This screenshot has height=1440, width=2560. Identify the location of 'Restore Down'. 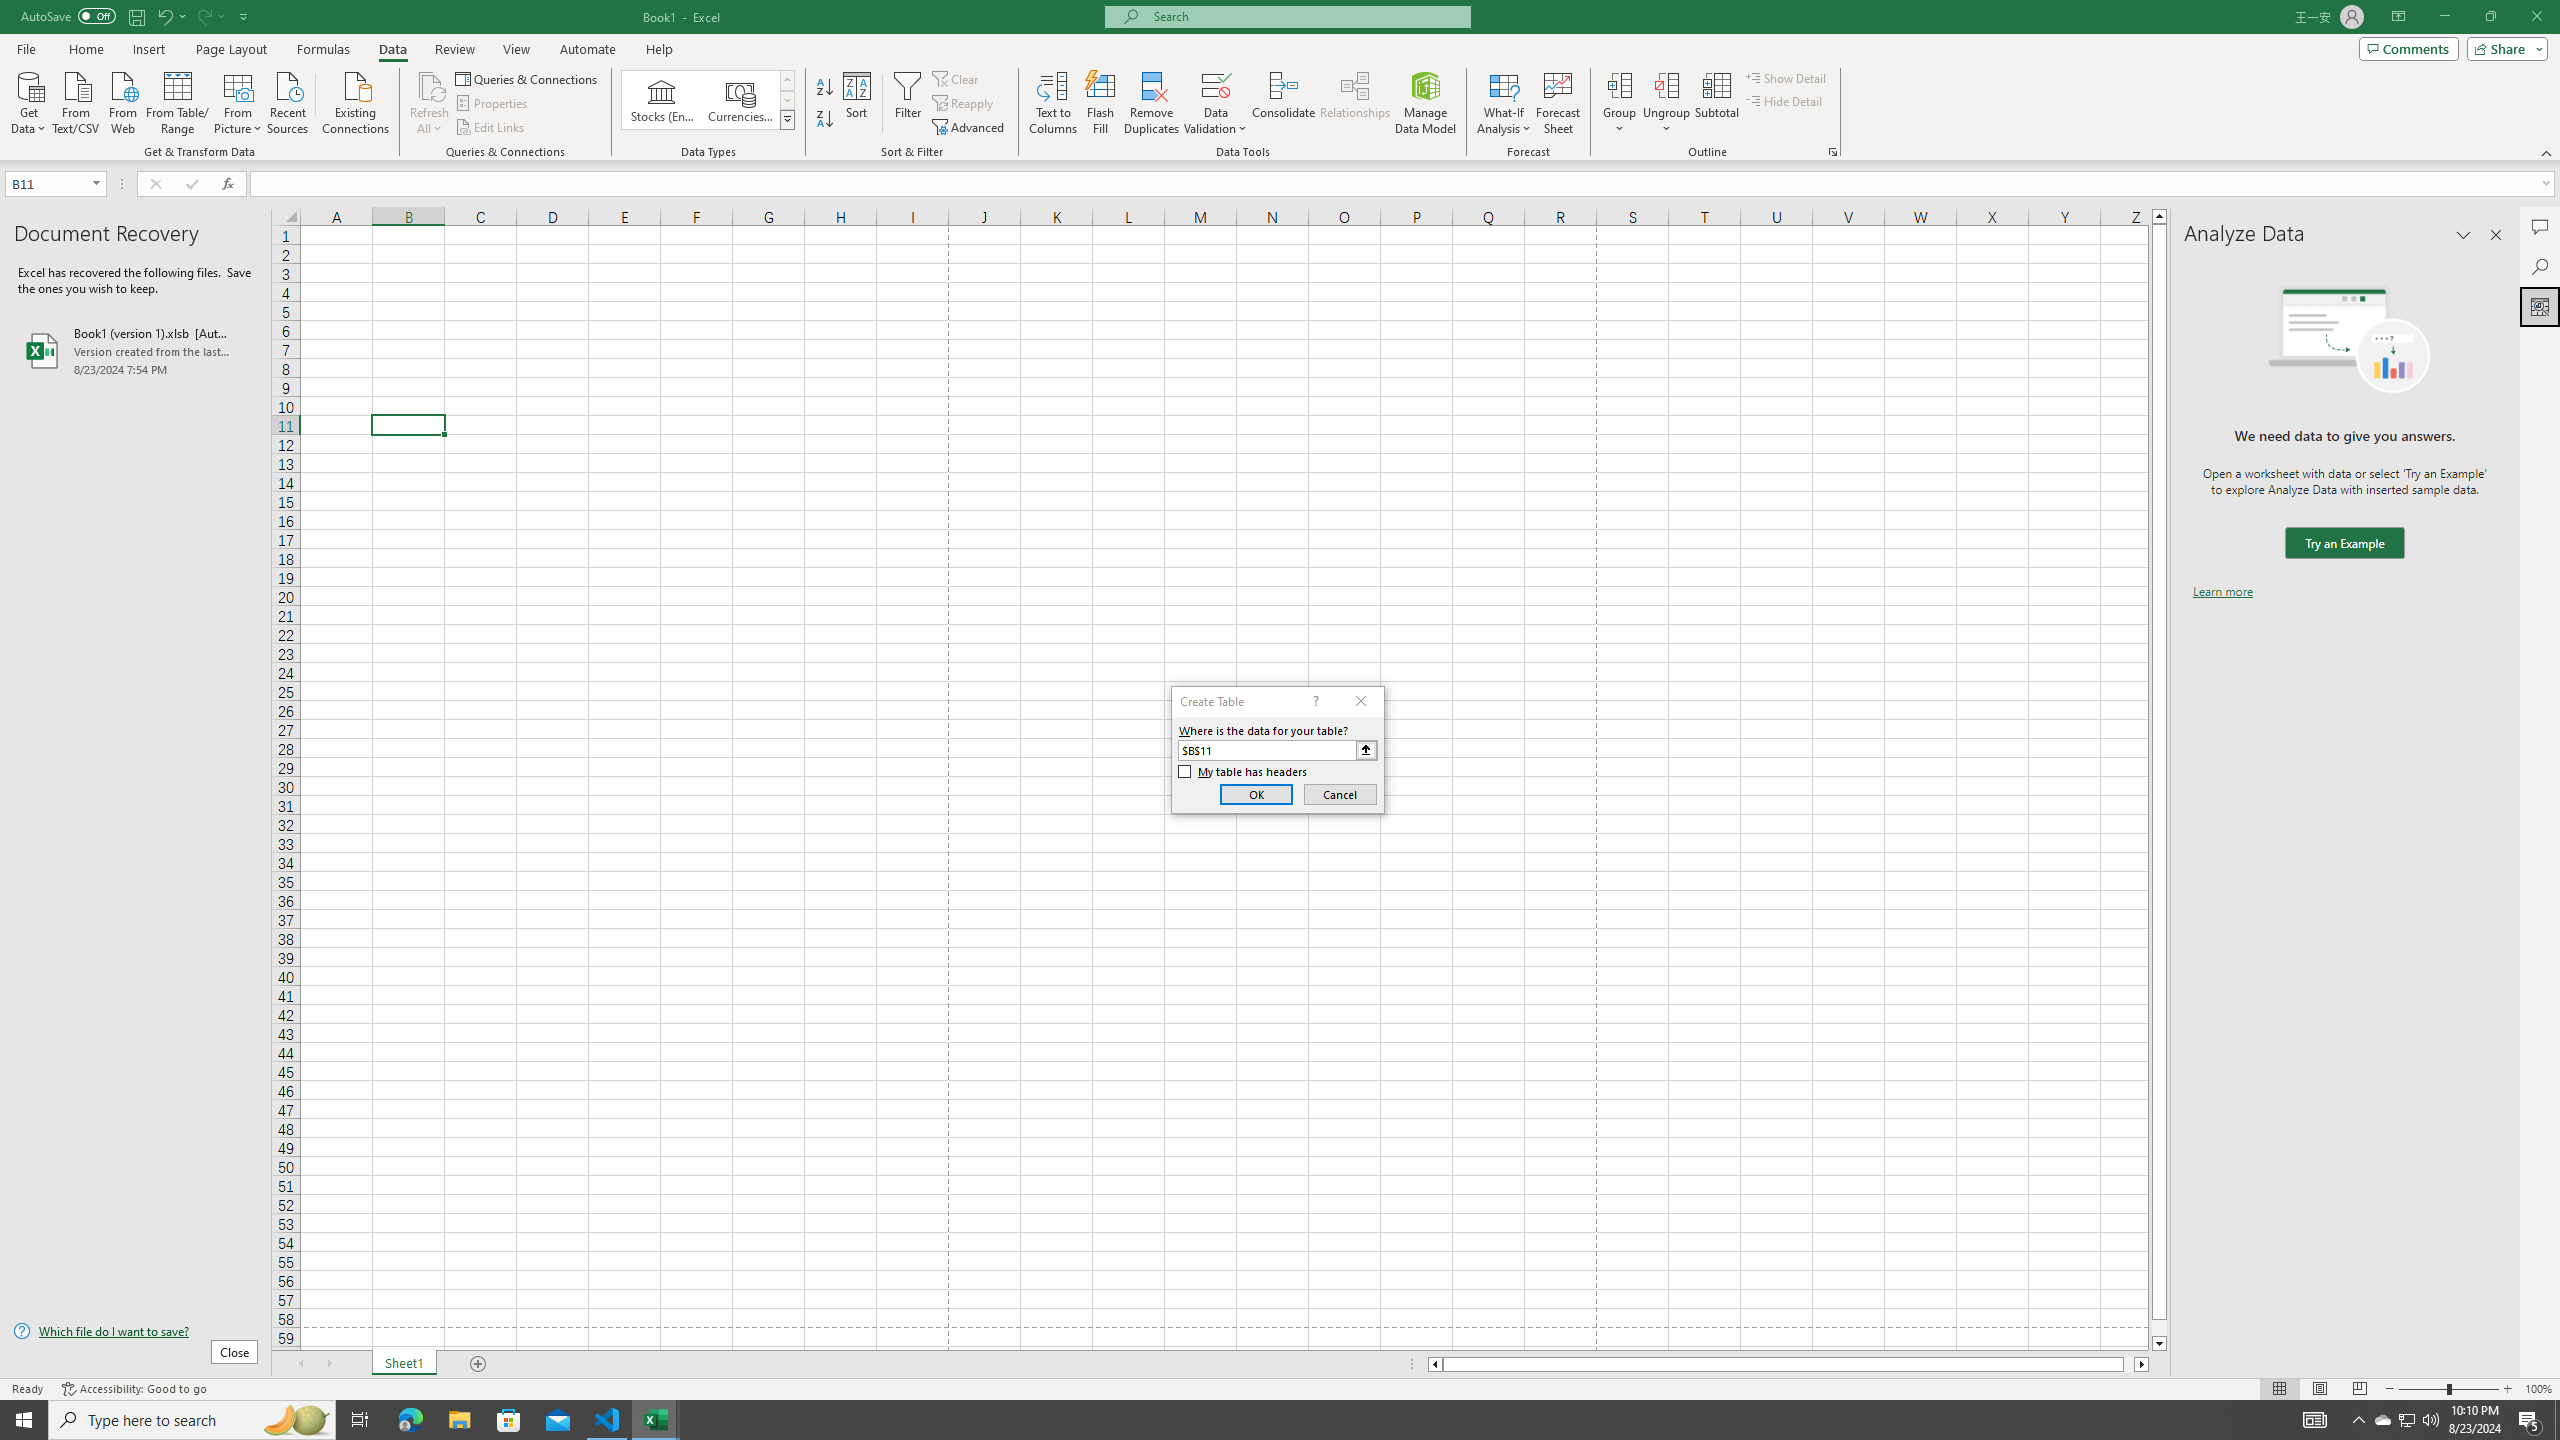
(2490, 16).